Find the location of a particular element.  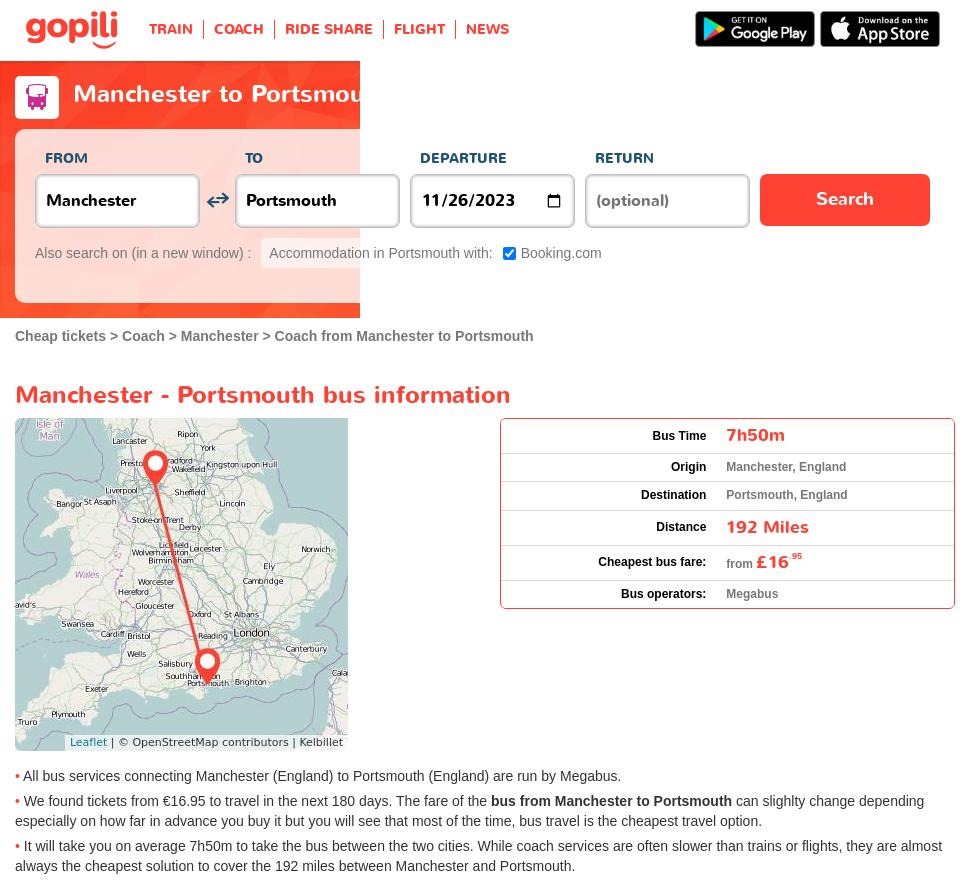

'Distance' is located at coordinates (681, 526).